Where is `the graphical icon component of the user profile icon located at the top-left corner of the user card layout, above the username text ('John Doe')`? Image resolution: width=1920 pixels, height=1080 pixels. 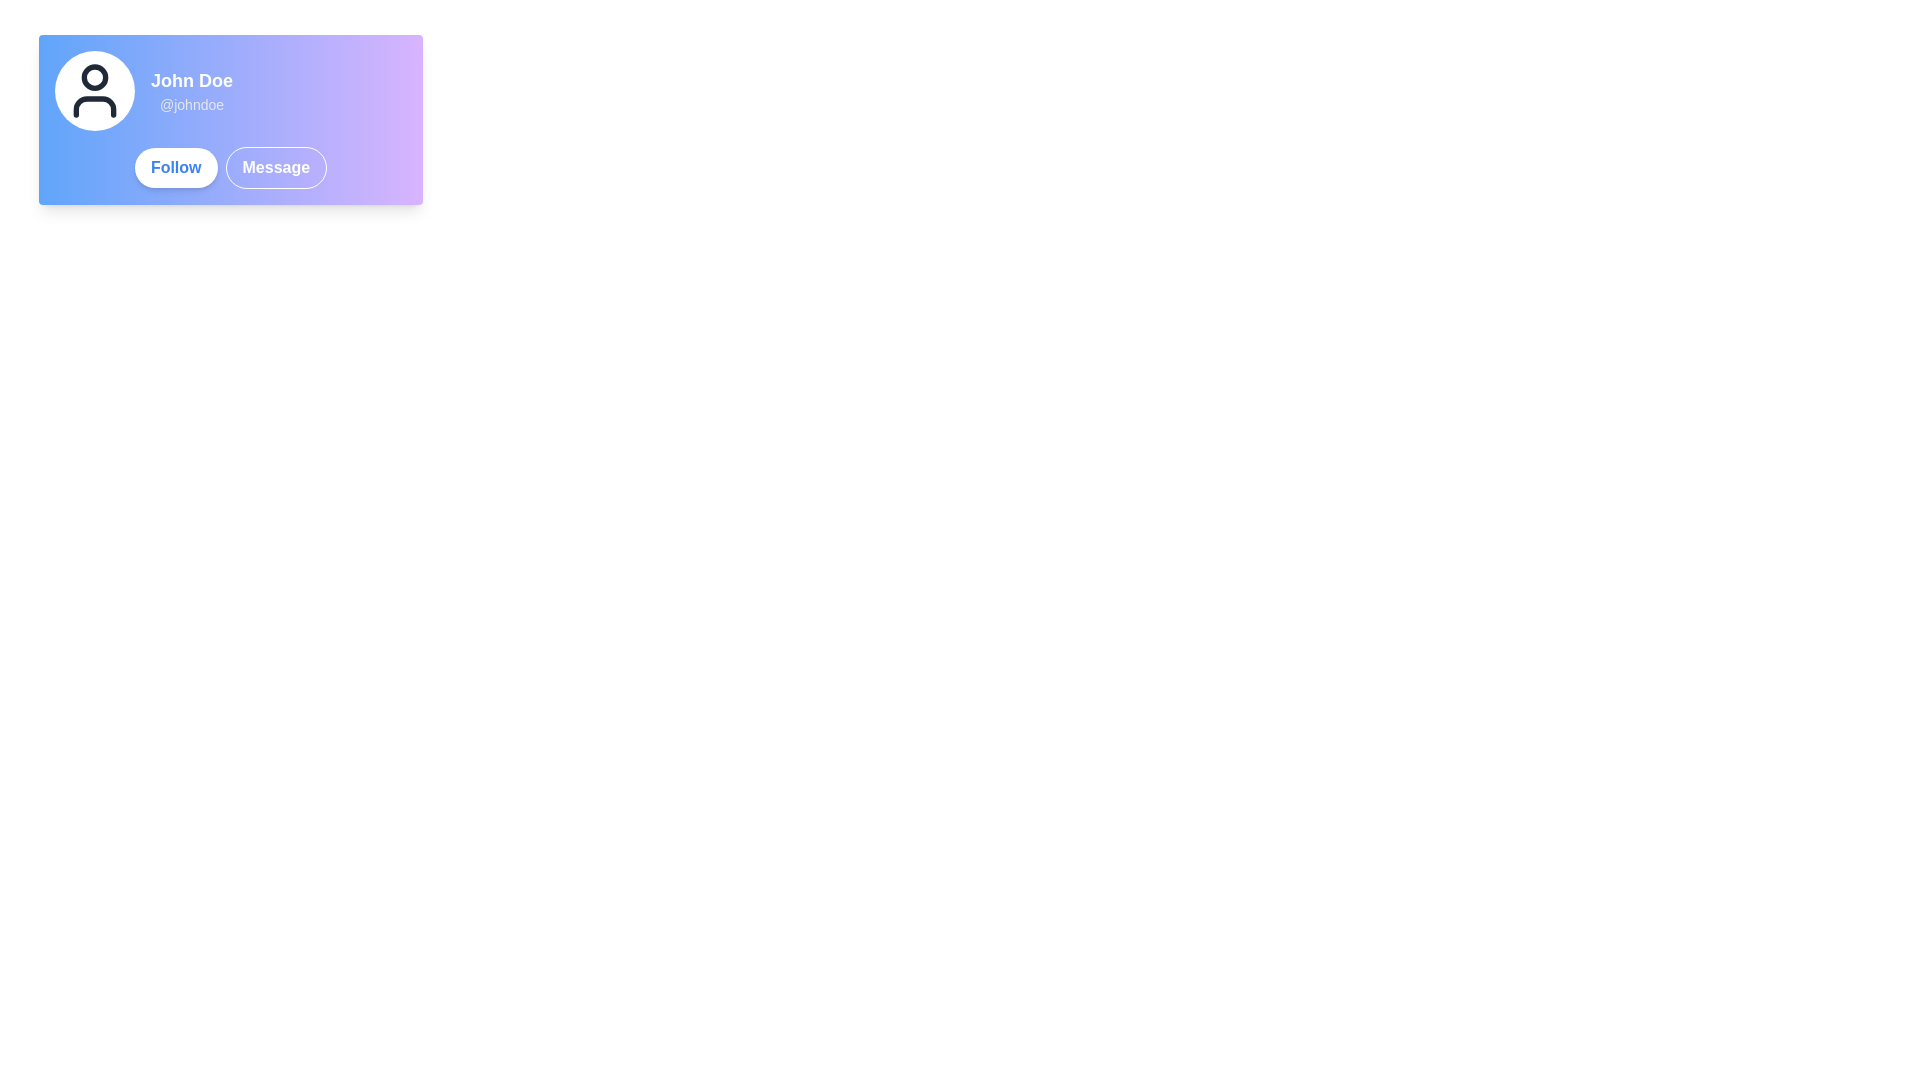
the graphical icon component of the user profile icon located at the top-left corner of the user card layout, above the username text ('John Doe') is located at coordinates (94, 76).